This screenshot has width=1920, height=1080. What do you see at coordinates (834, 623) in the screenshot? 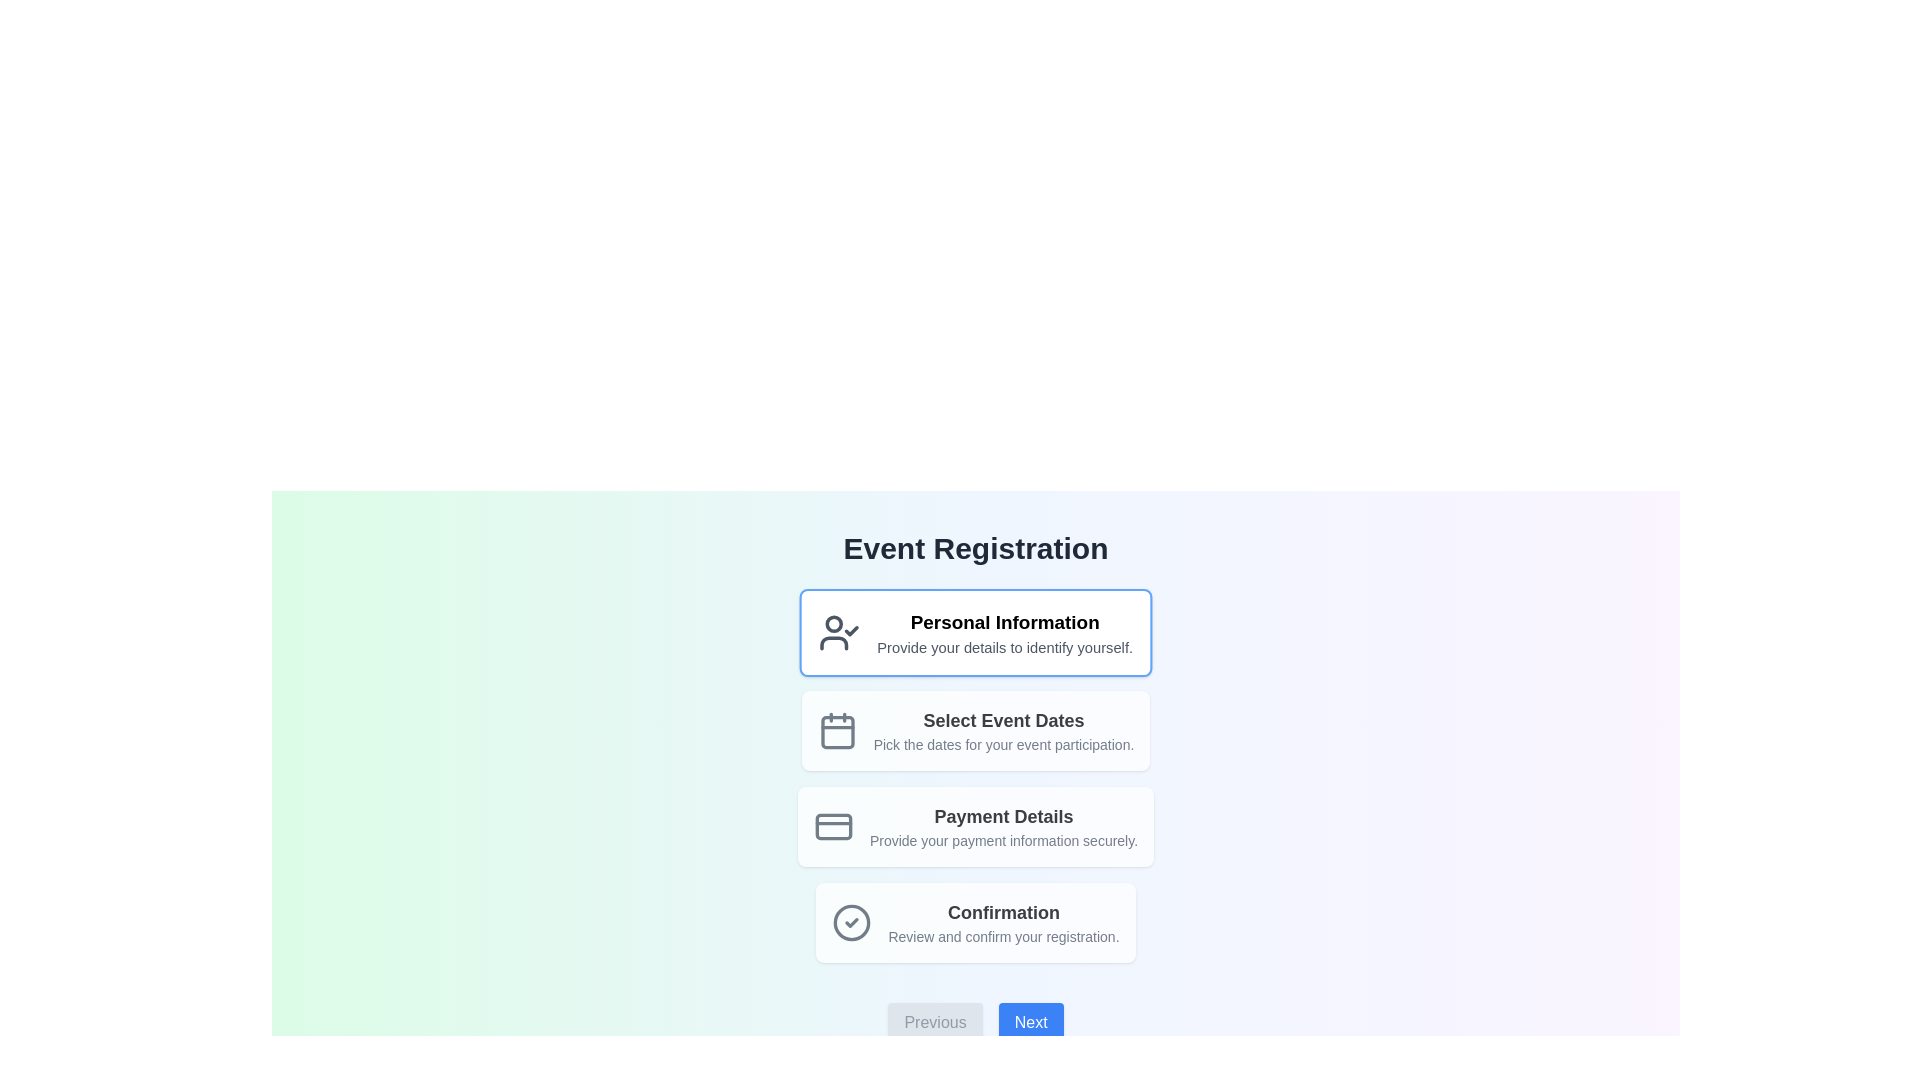
I see `the decorative circular graphic that is part of the user-check SVG icon, located towards the top-left region of the user icon` at bounding box center [834, 623].